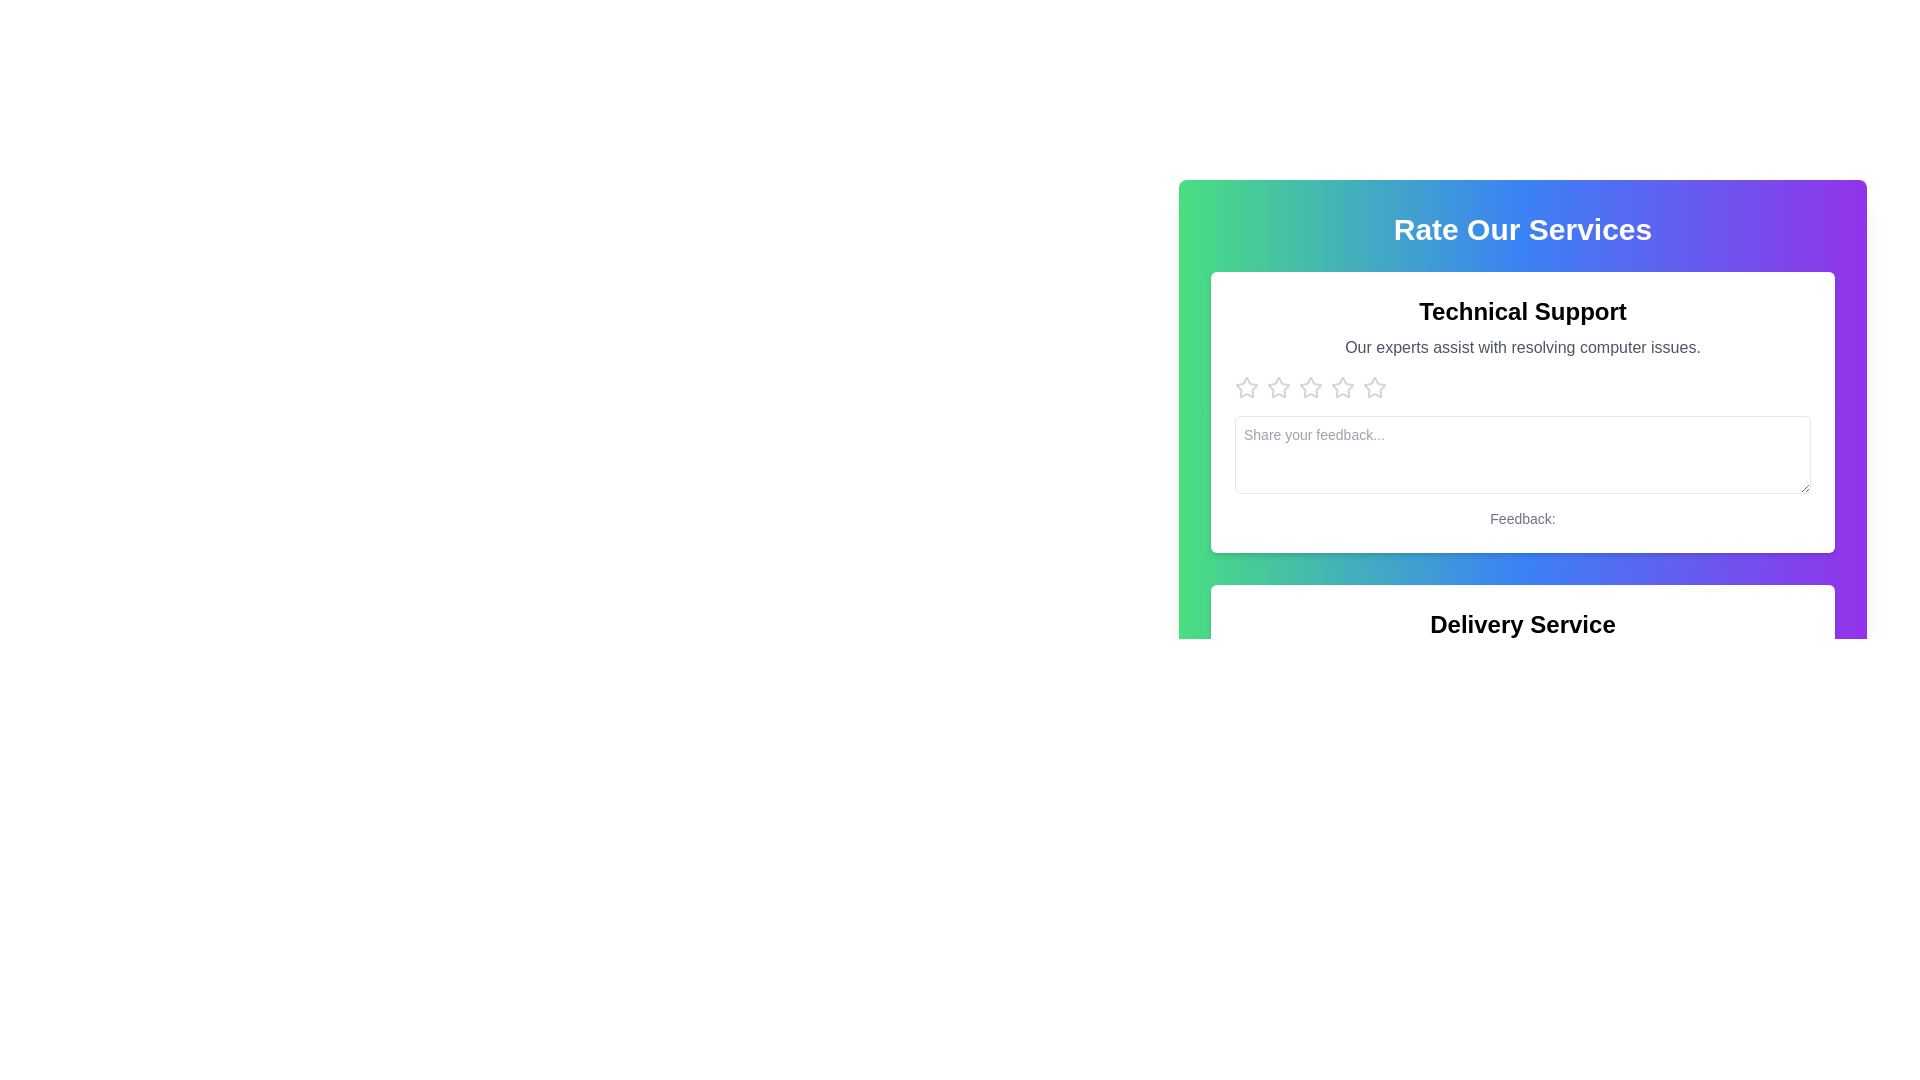 Image resolution: width=1920 pixels, height=1080 pixels. Describe the element at coordinates (1521, 229) in the screenshot. I see `the header text at the top center of the card section, which serves as the title inviting users to rate the services provided` at that location.